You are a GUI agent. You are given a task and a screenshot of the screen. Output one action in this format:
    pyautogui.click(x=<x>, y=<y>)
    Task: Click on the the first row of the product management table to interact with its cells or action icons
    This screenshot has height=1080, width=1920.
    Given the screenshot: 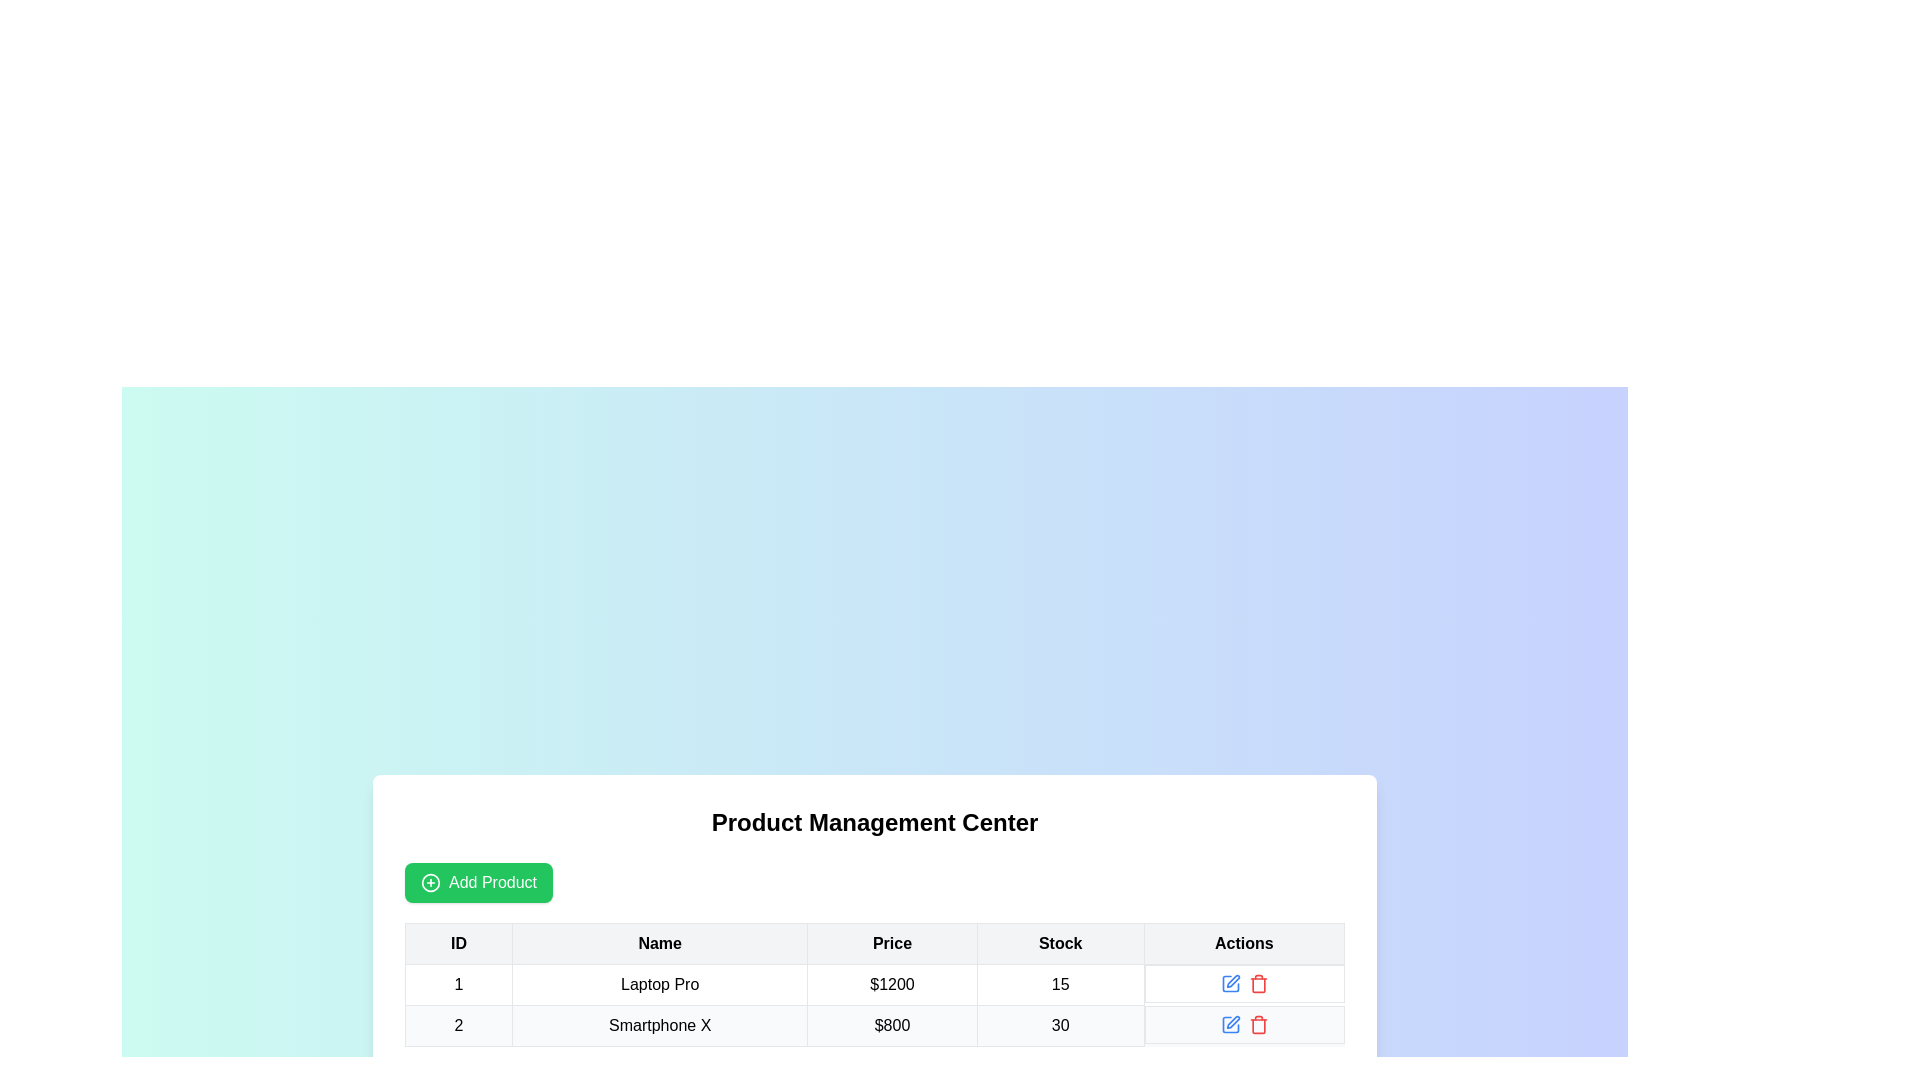 What is the action you would take?
    pyautogui.click(x=874, y=983)
    